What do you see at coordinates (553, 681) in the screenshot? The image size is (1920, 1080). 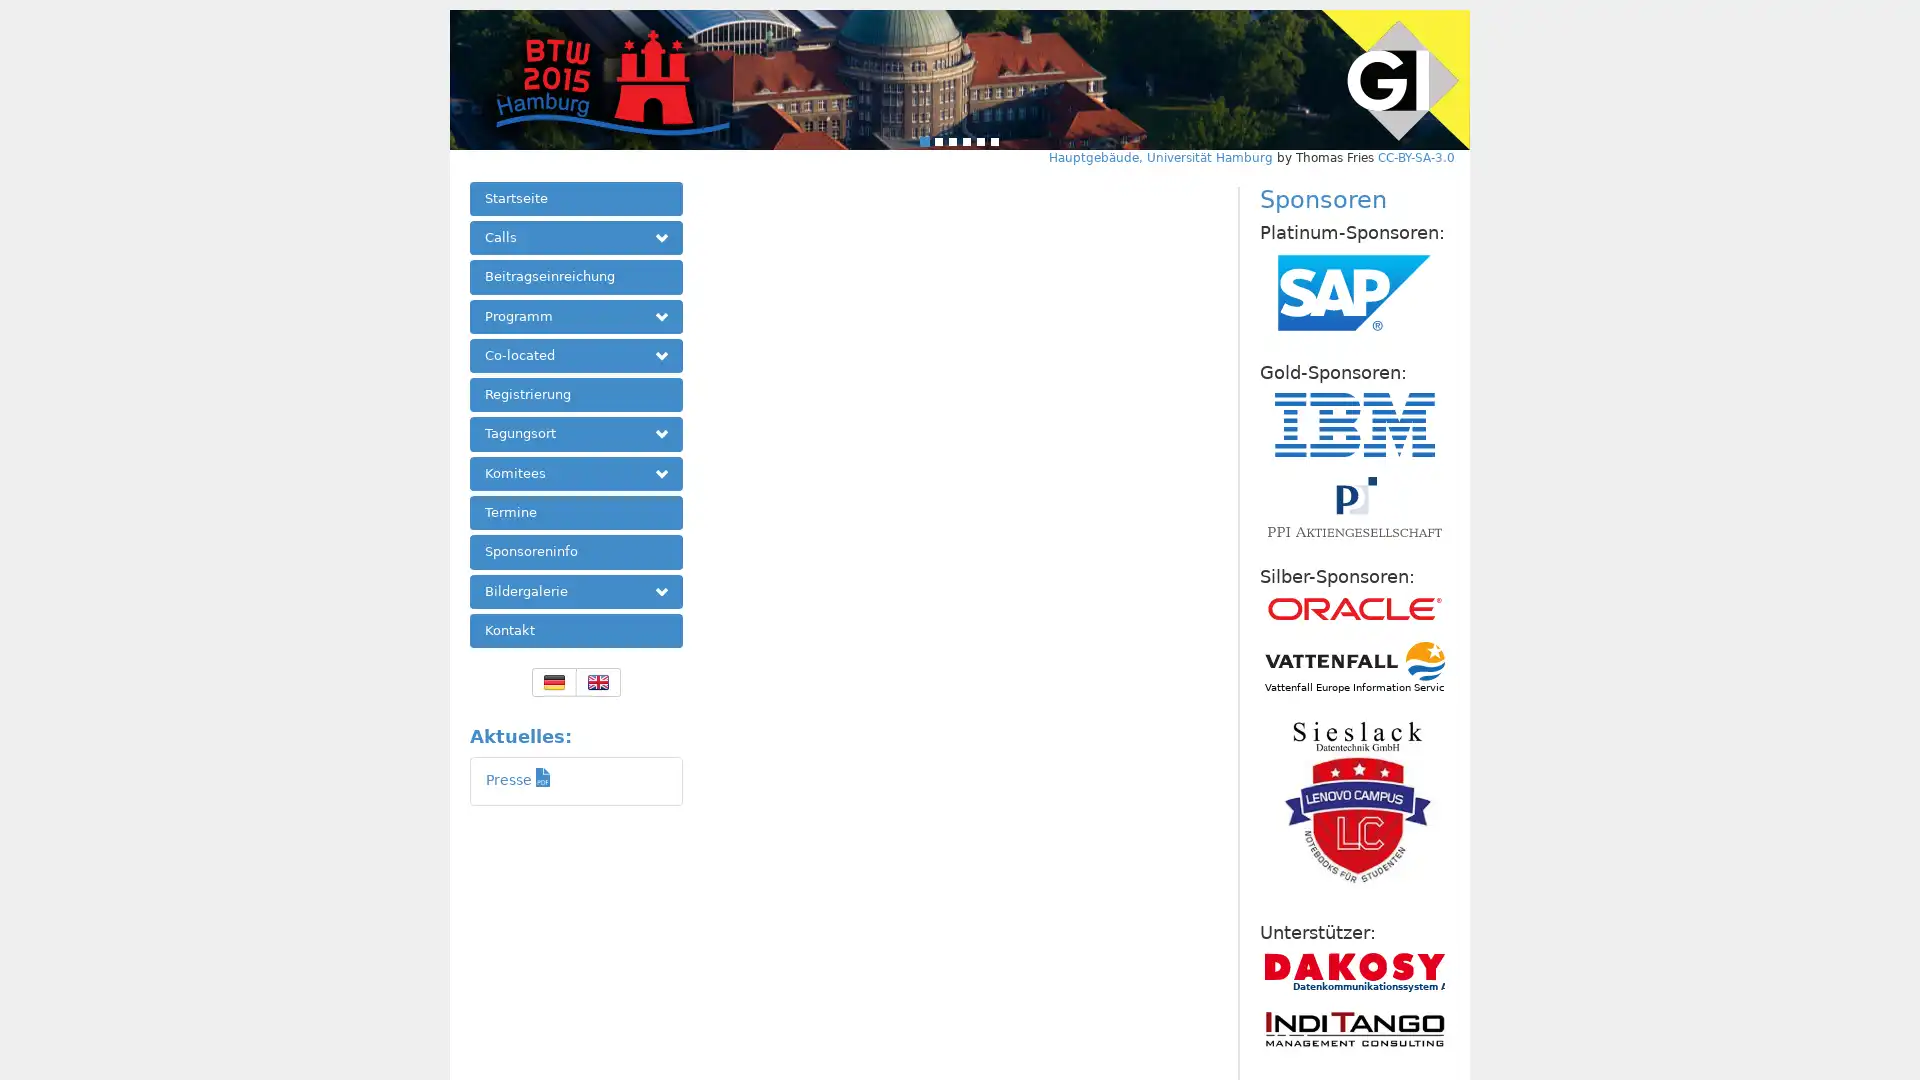 I see `Deutsch` at bounding box center [553, 681].